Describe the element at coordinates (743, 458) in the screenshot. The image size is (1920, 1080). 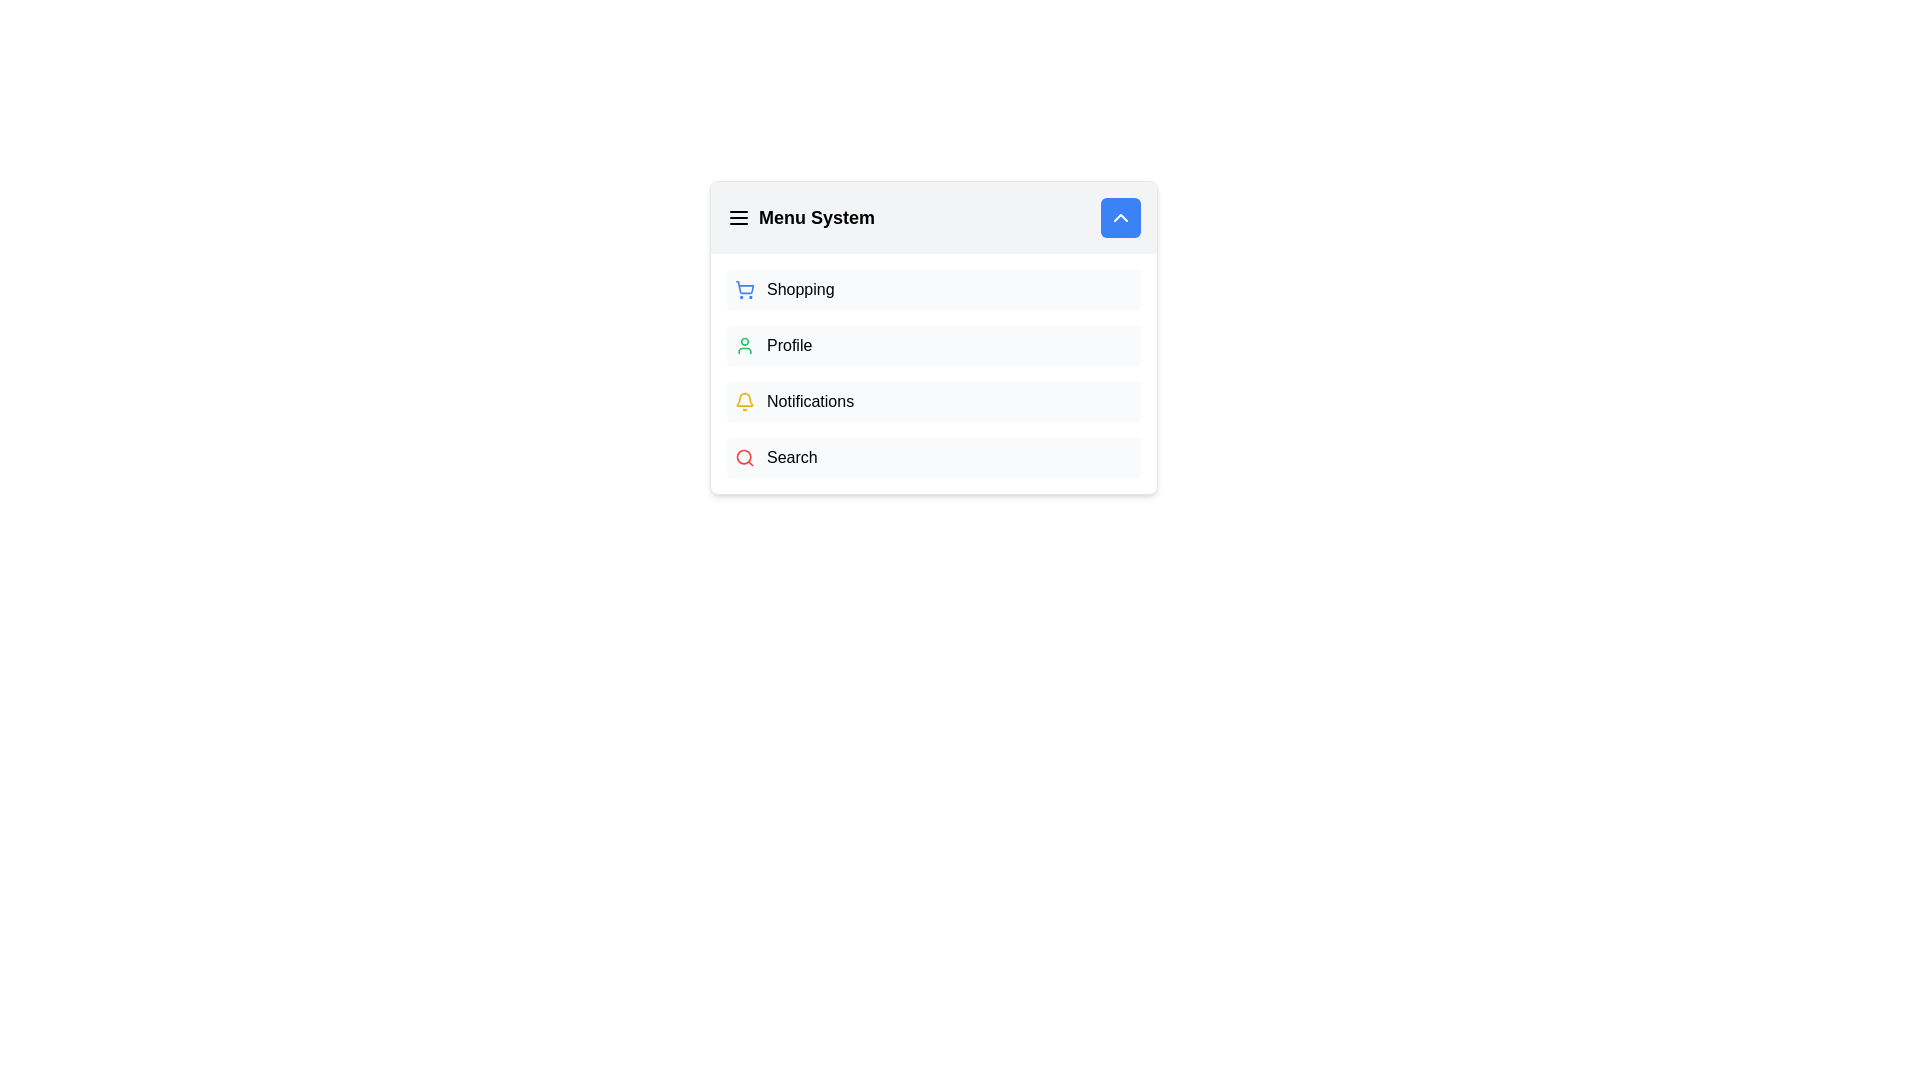
I see `the search icon represented by the red magnifying glass located at the start of the 'Search' row in the menu` at that location.